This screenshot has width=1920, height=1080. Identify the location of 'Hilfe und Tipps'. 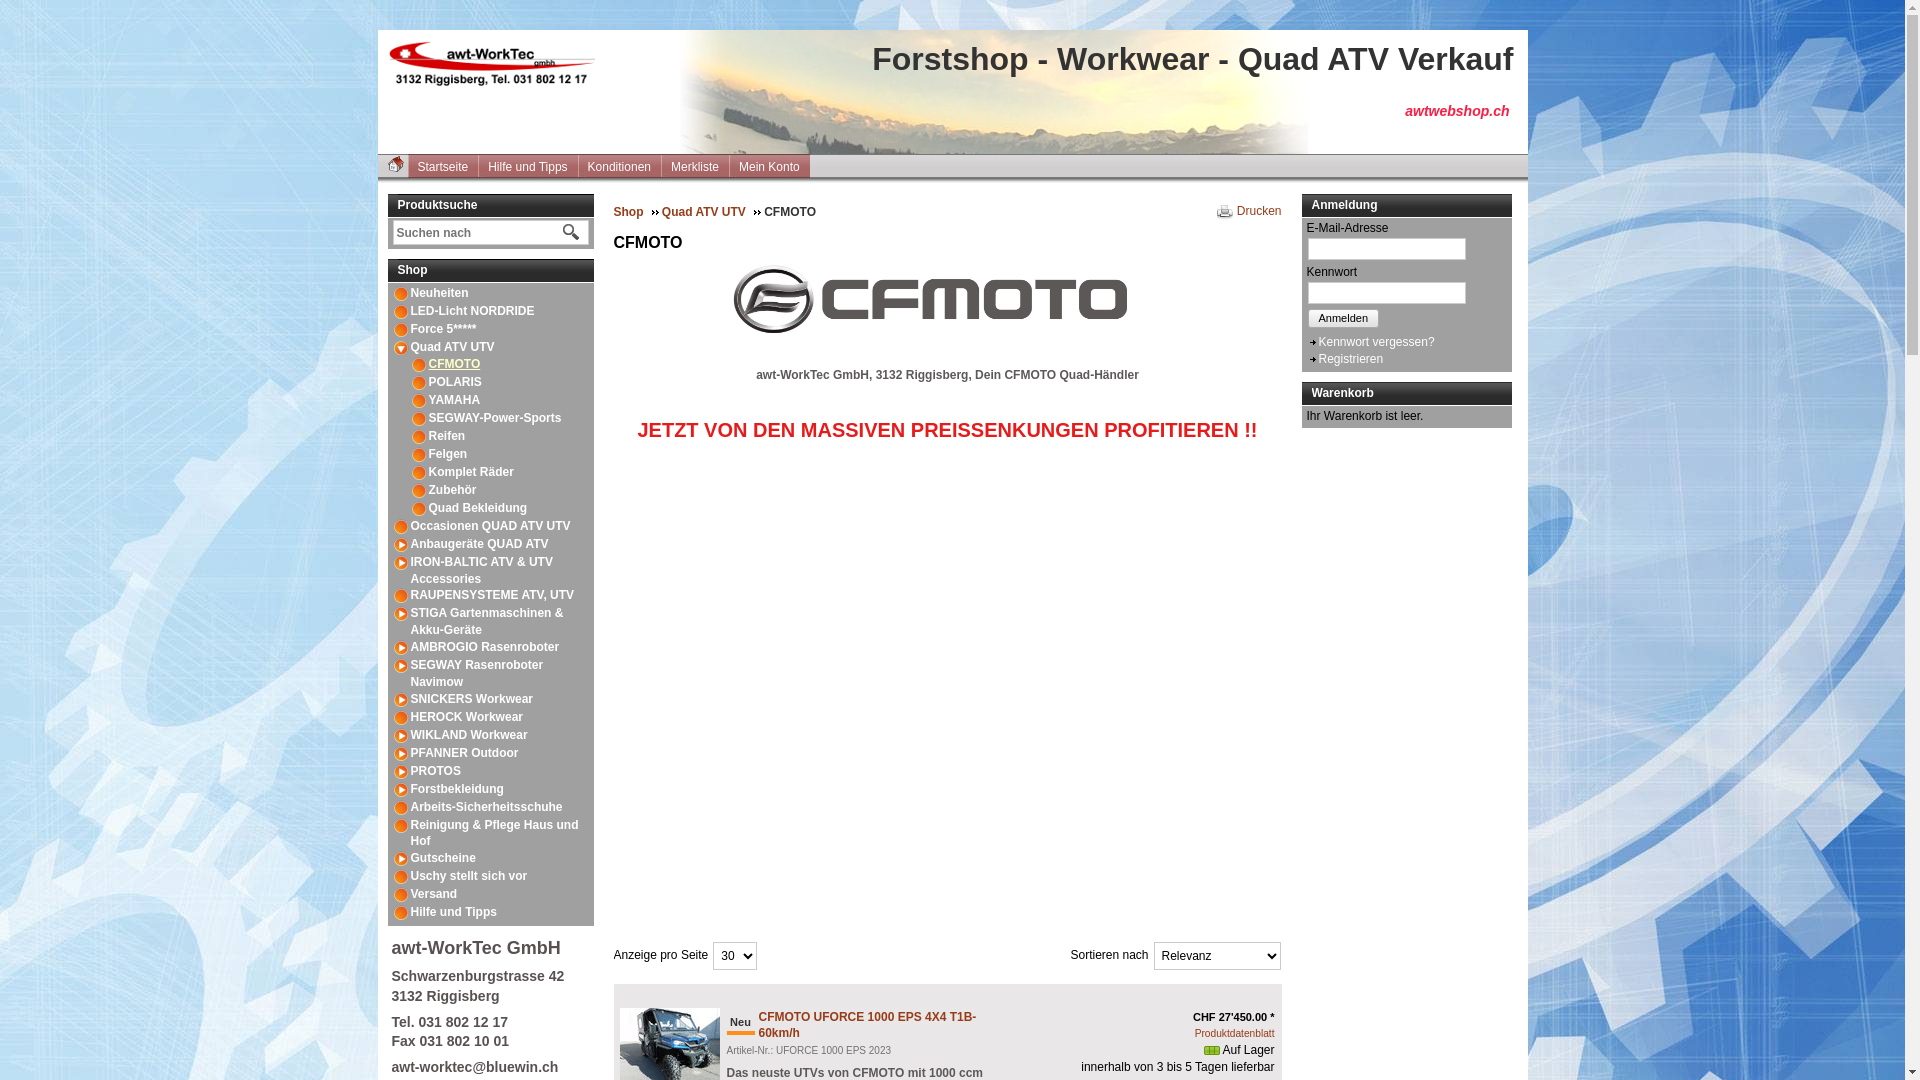
(532, 165).